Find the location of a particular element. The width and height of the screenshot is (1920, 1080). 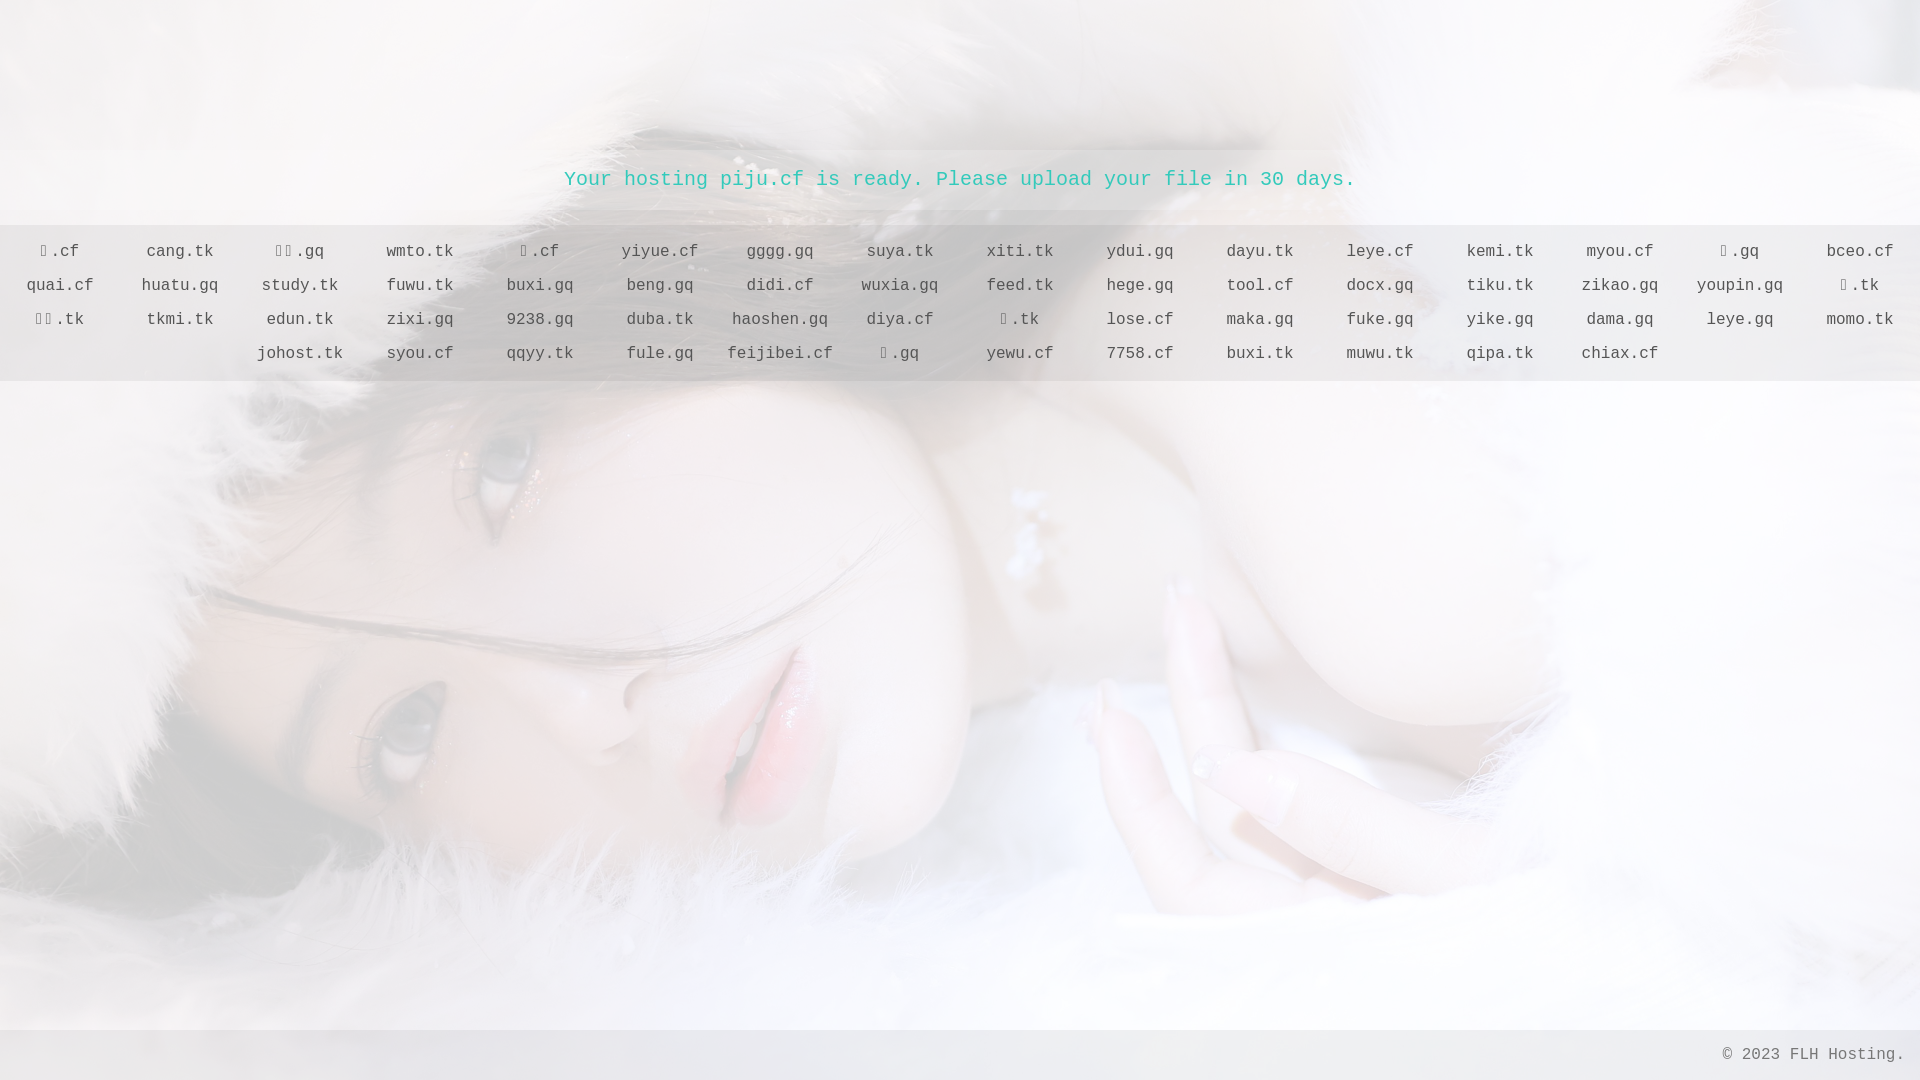

'myou.cf' is located at coordinates (1620, 250).